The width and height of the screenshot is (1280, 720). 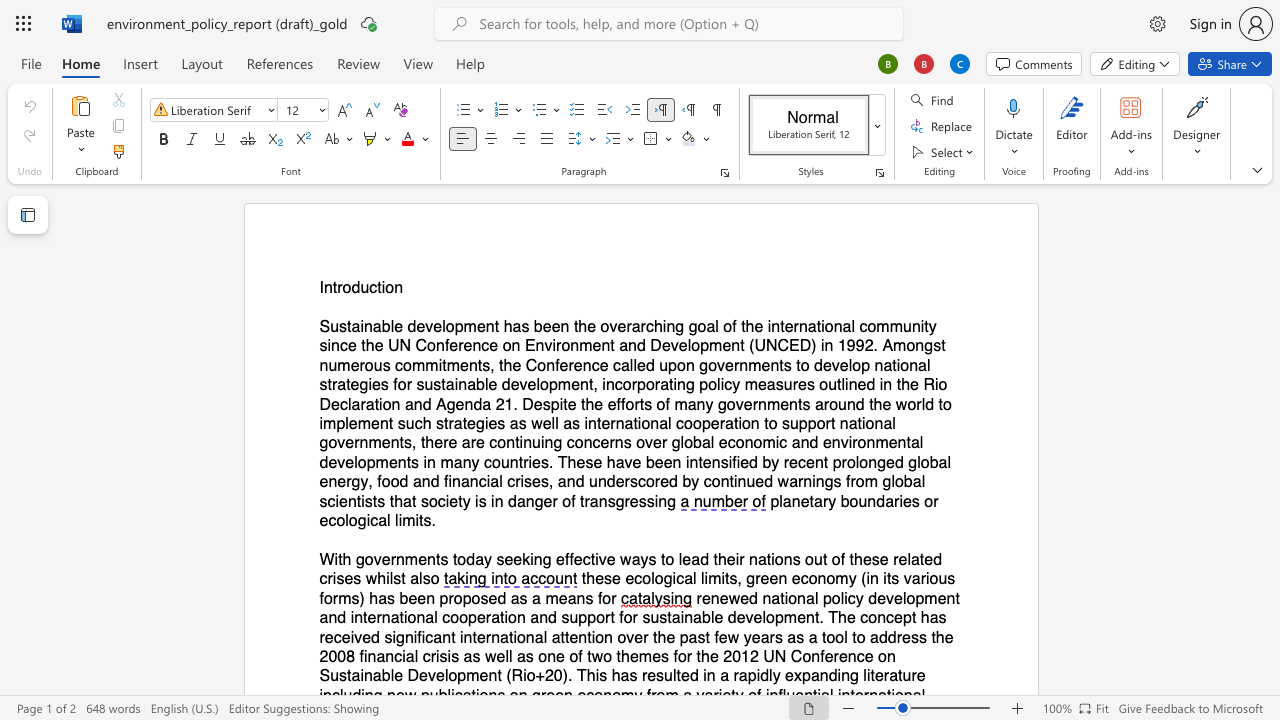 What do you see at coordinates (788, 325) in the screenshot?
I see `the 10th character "e" in the text` at bounding box center [788, 325].